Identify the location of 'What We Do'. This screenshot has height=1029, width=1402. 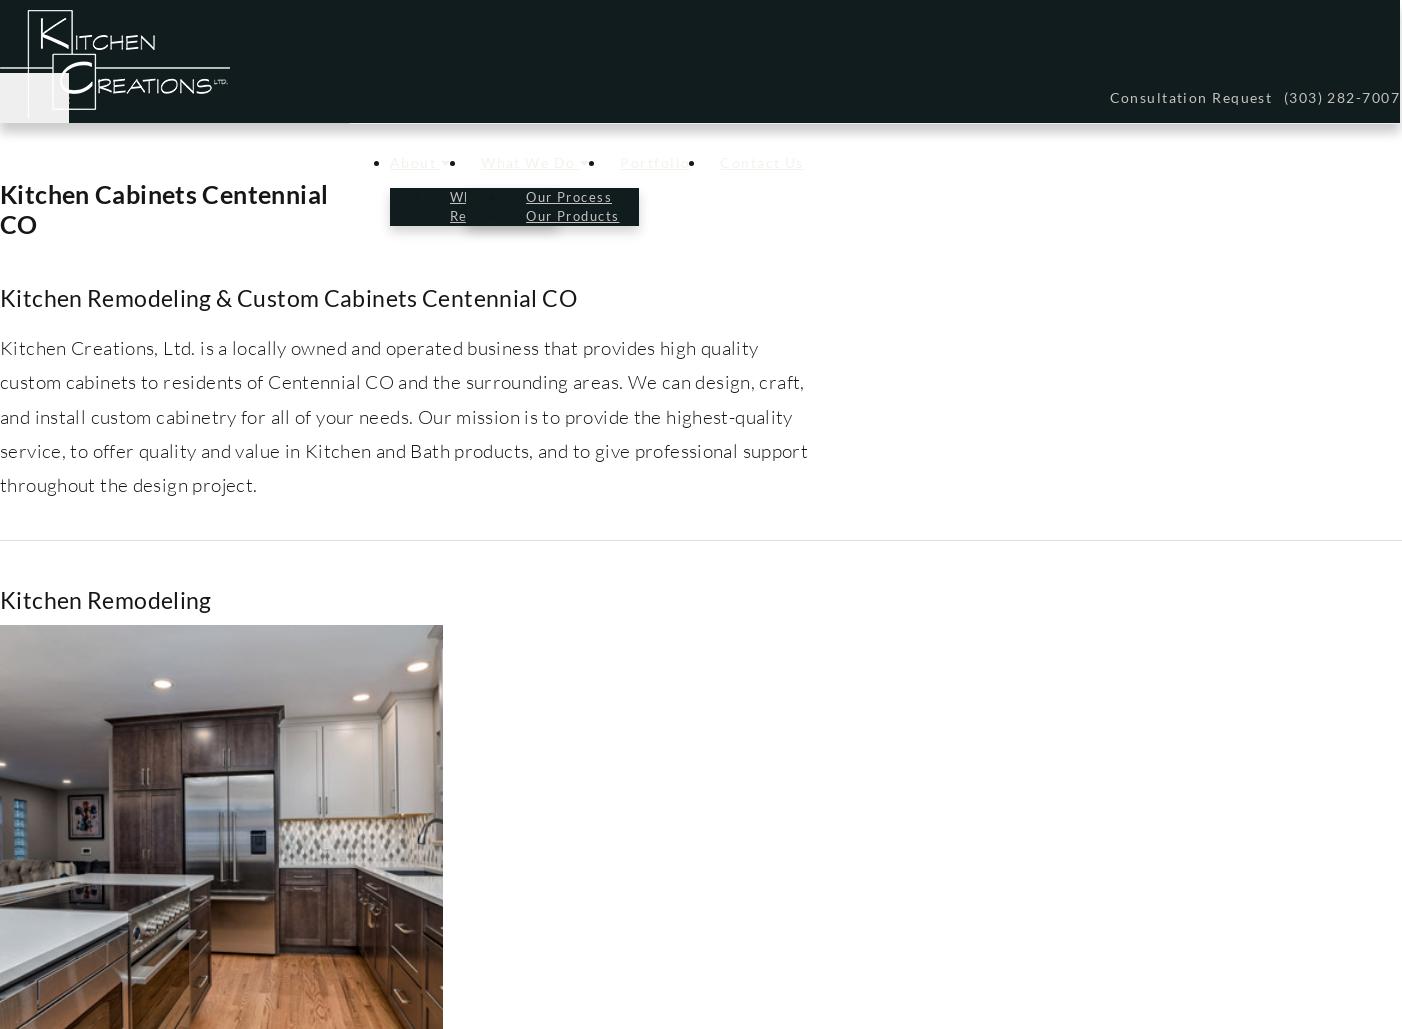
(481, 162).